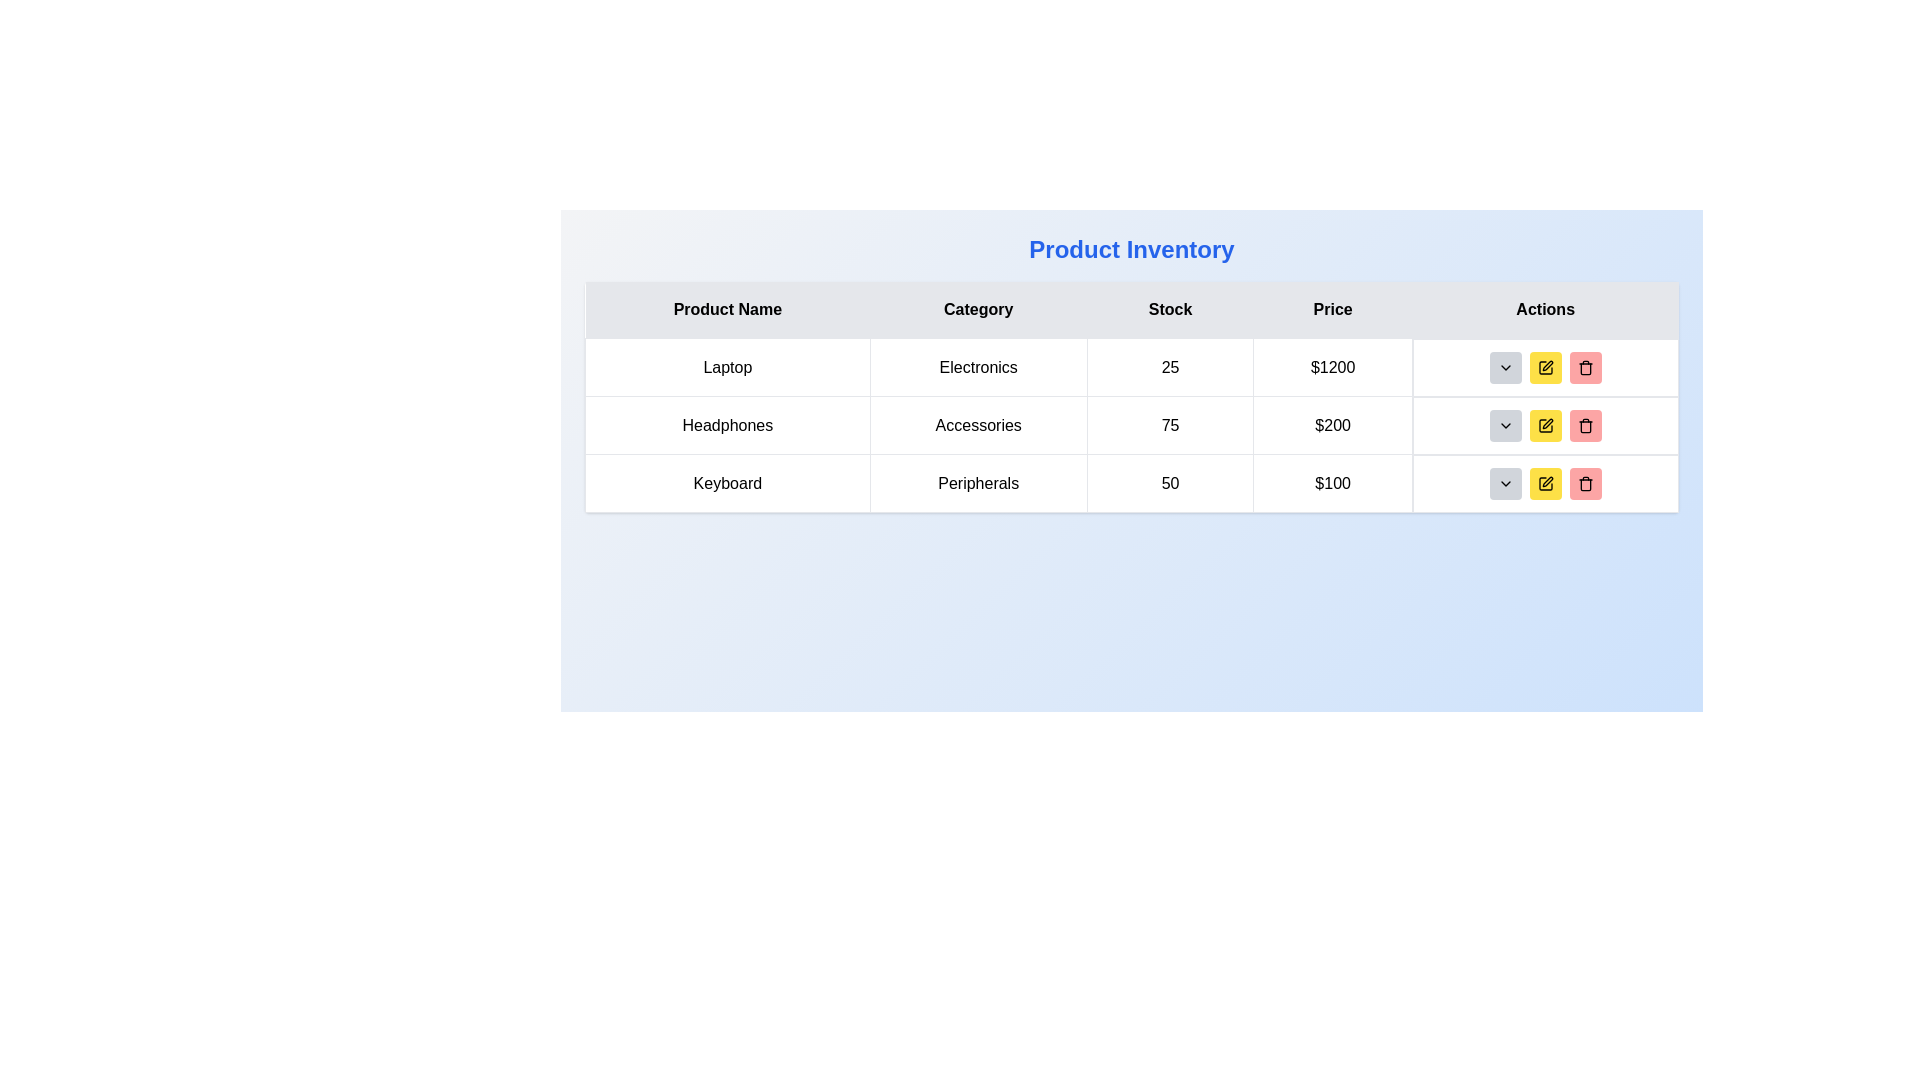 The height and width of the screenshot is (1080, 1920). Describe the element at coordinates (1584, 483) in the screenshot. I see `the trash icon button in the 'Product Inventory' table to check for a tooltip or additional information` at that location.